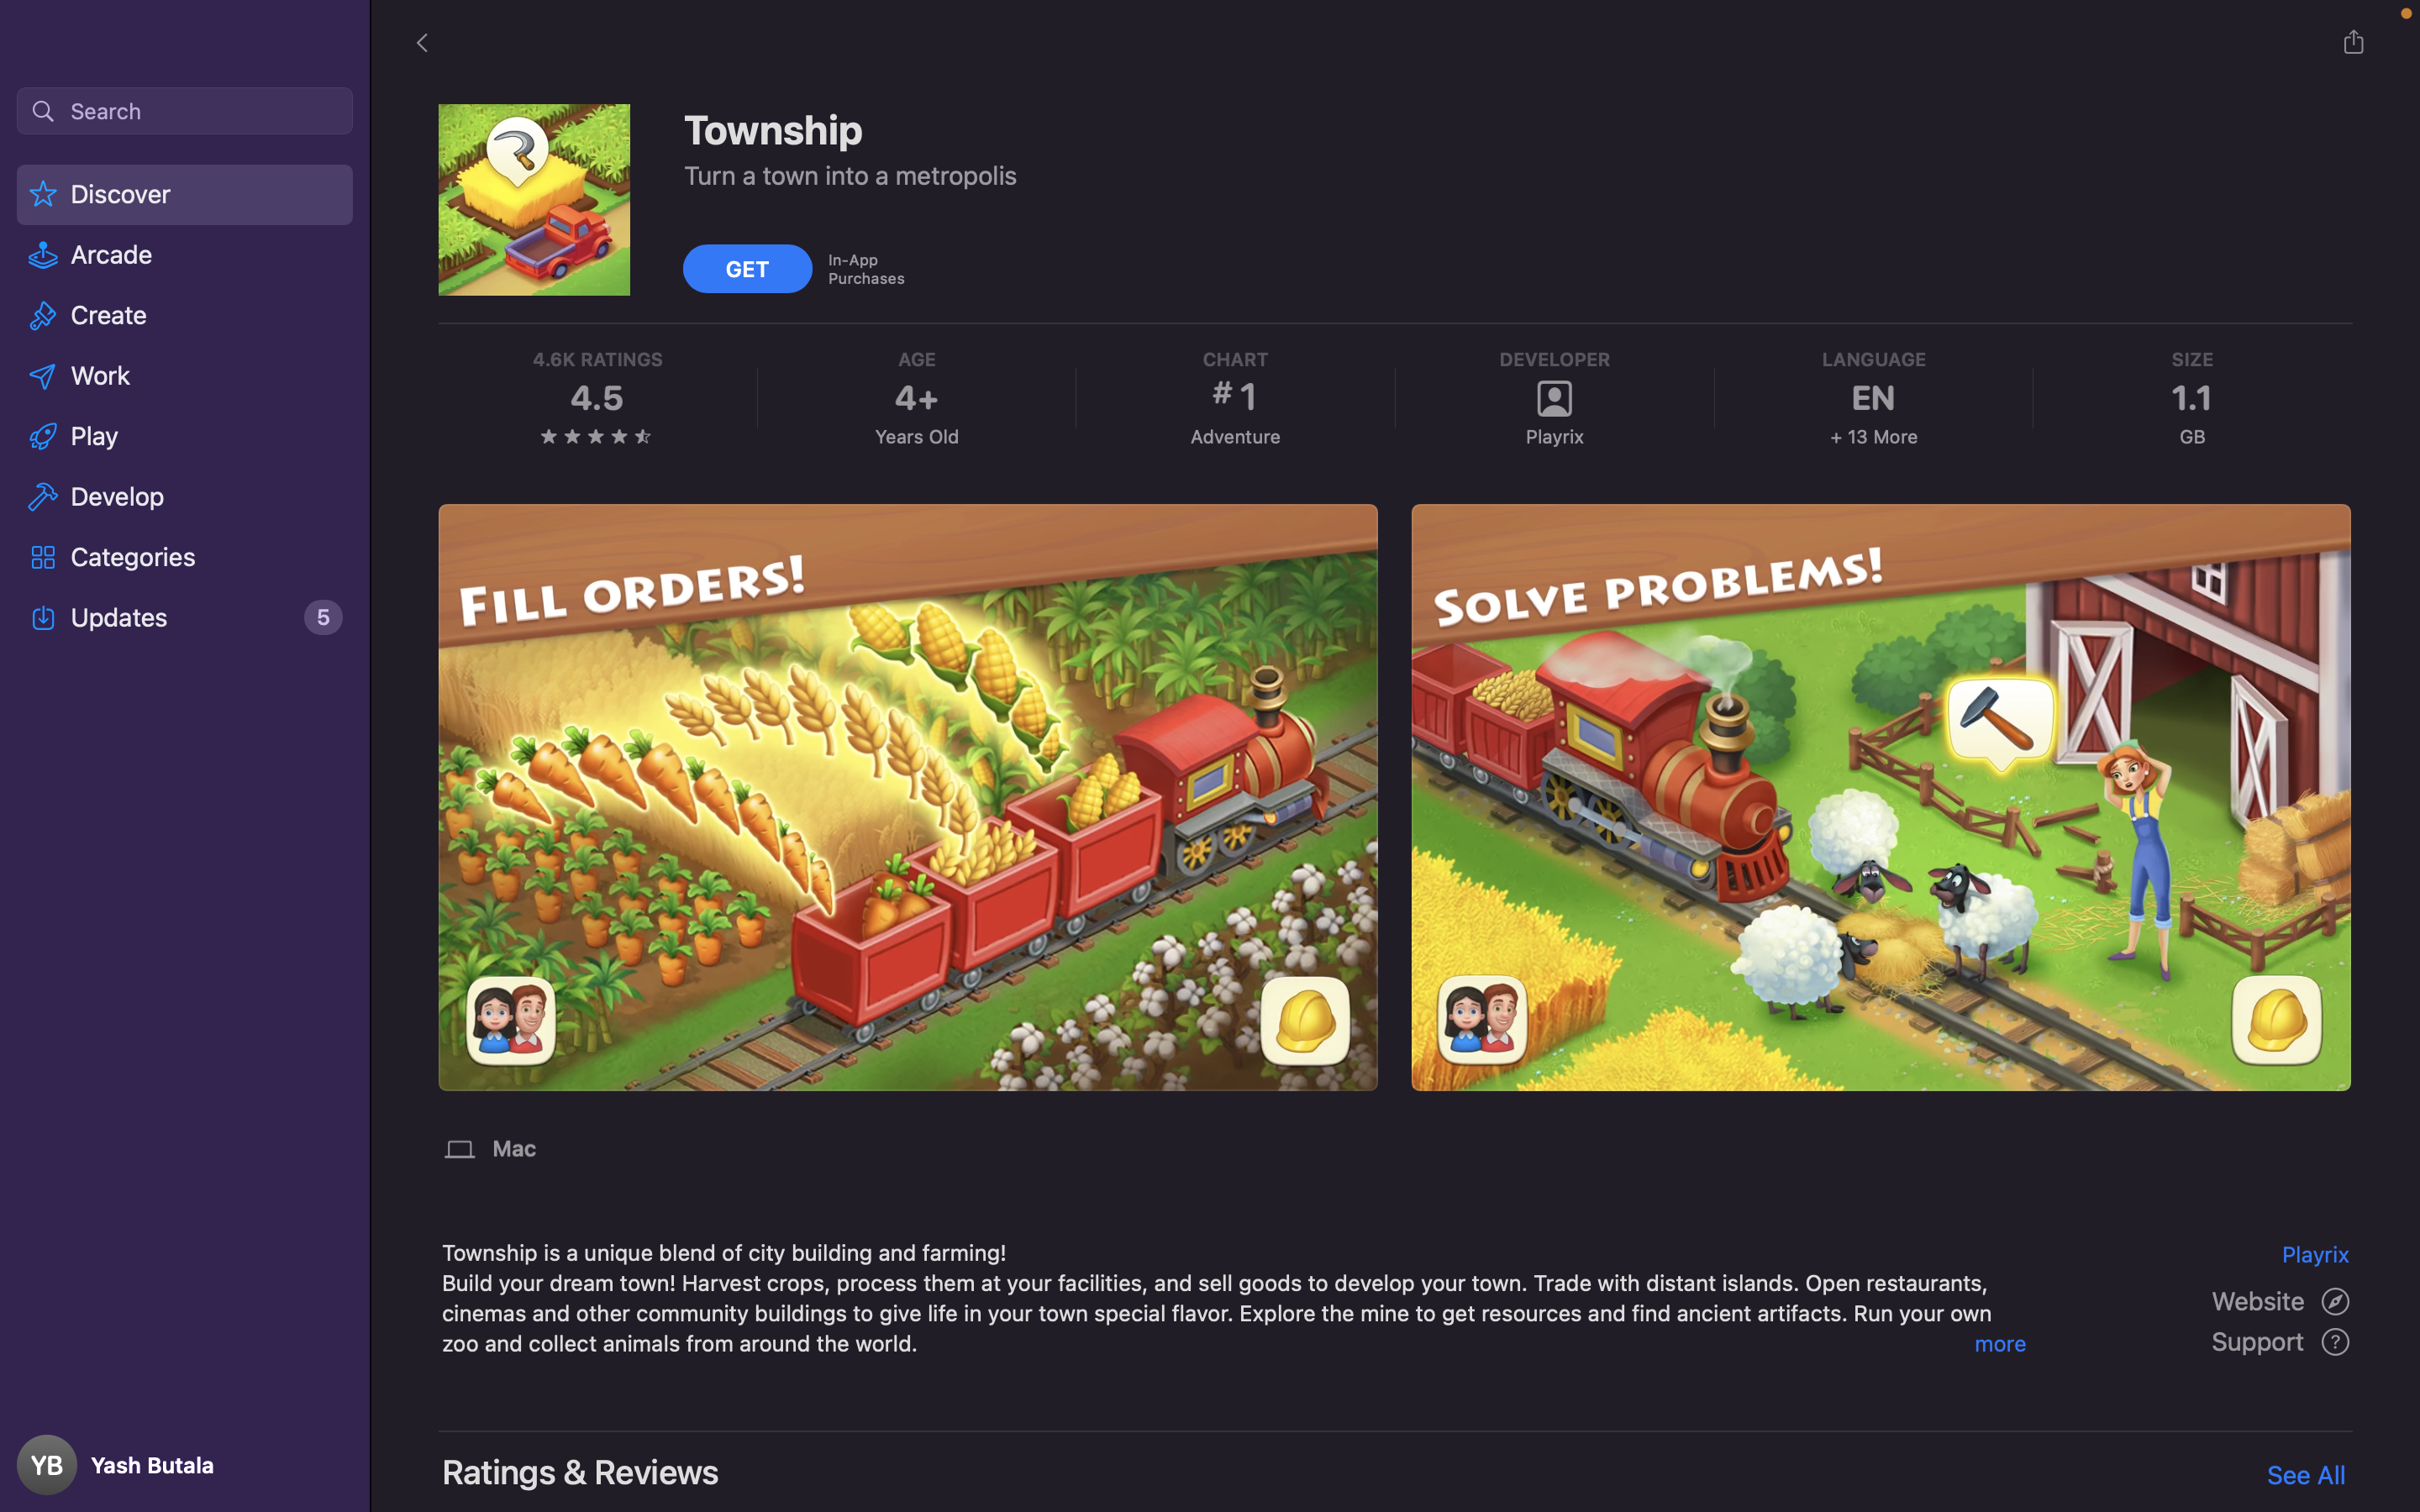 The height and width of the screenshot is (1512, 2420). What do you see at coordinates (2283, 1342) in the screenshot?
I see `the "Support" button, click on it, then choose the "Contact Us" option to reach out to customer service` at bounding box center [2283, 1342].